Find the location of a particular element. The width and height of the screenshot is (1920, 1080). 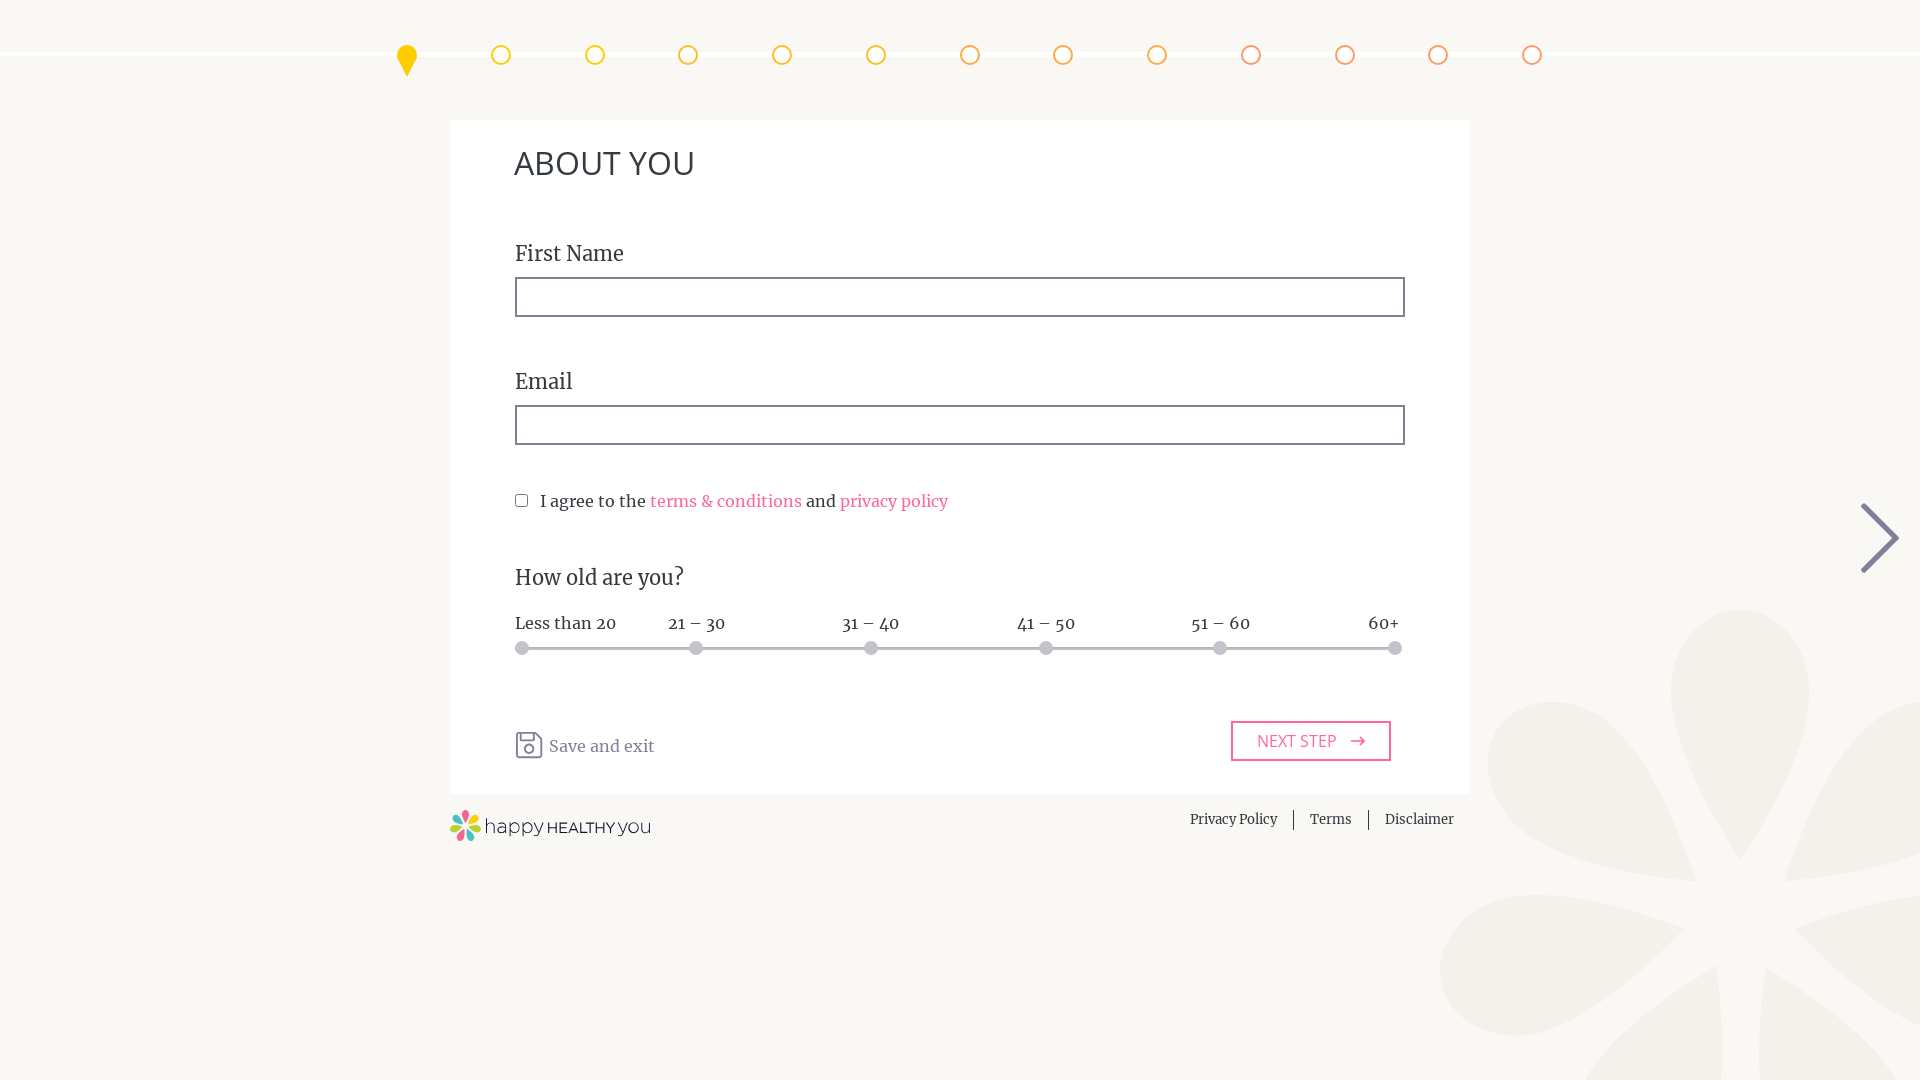

'Medical Conditions' is located at coordinates (583, 53).